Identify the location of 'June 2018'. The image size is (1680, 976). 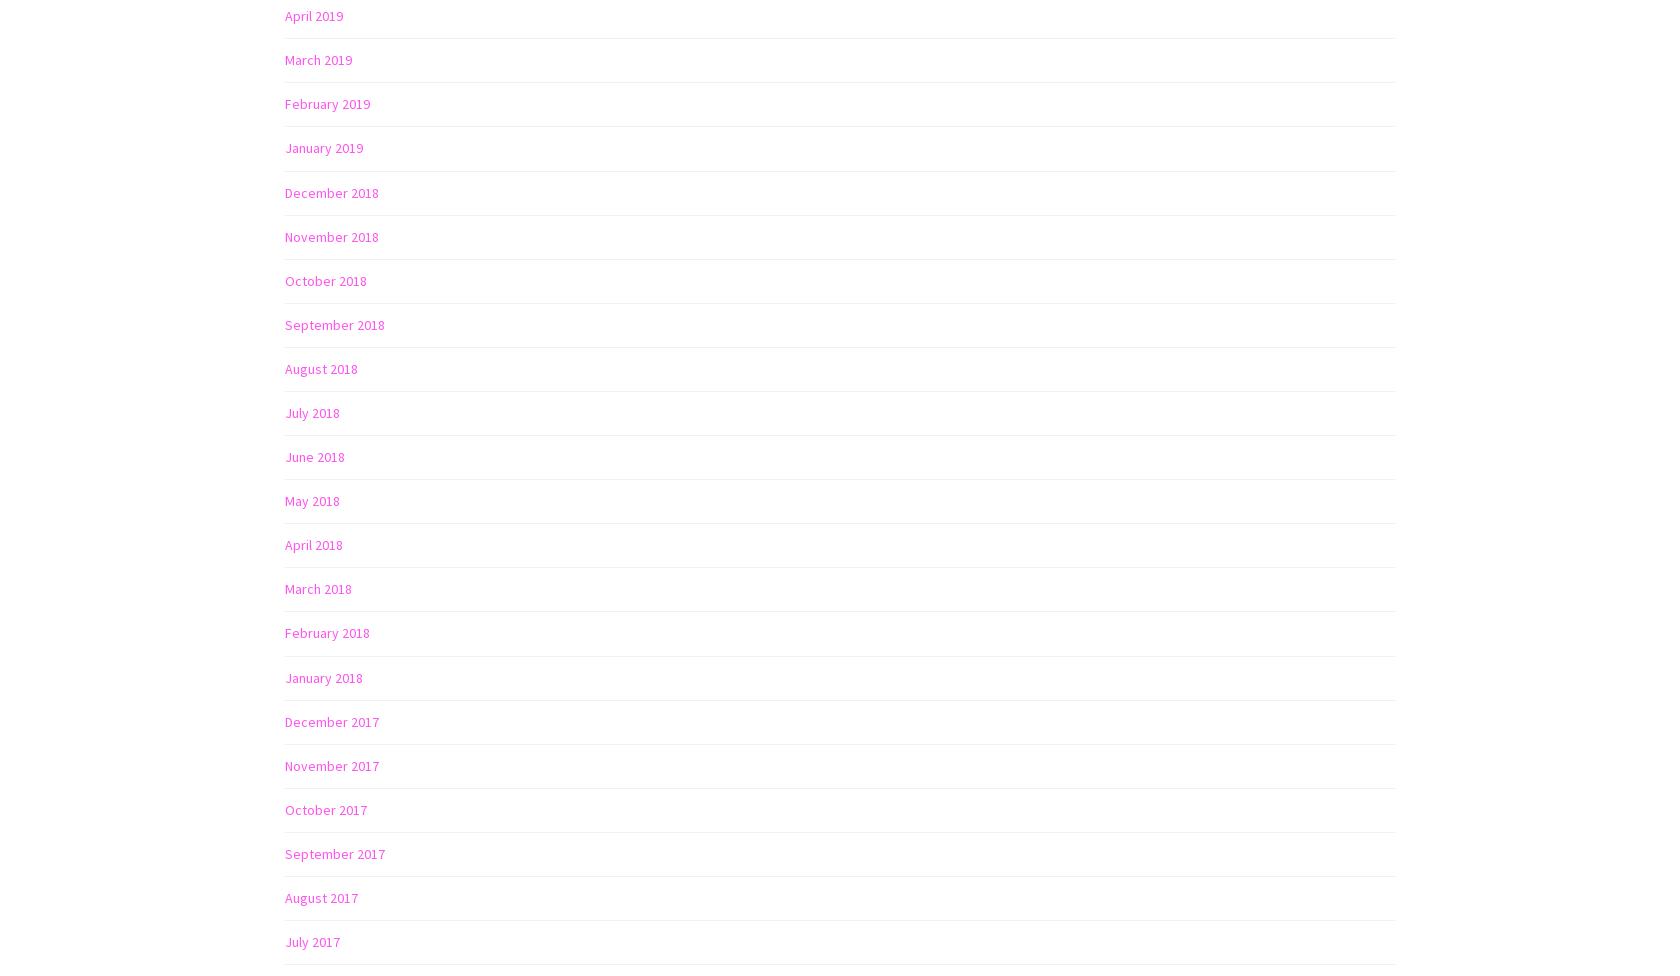
(315, 455).